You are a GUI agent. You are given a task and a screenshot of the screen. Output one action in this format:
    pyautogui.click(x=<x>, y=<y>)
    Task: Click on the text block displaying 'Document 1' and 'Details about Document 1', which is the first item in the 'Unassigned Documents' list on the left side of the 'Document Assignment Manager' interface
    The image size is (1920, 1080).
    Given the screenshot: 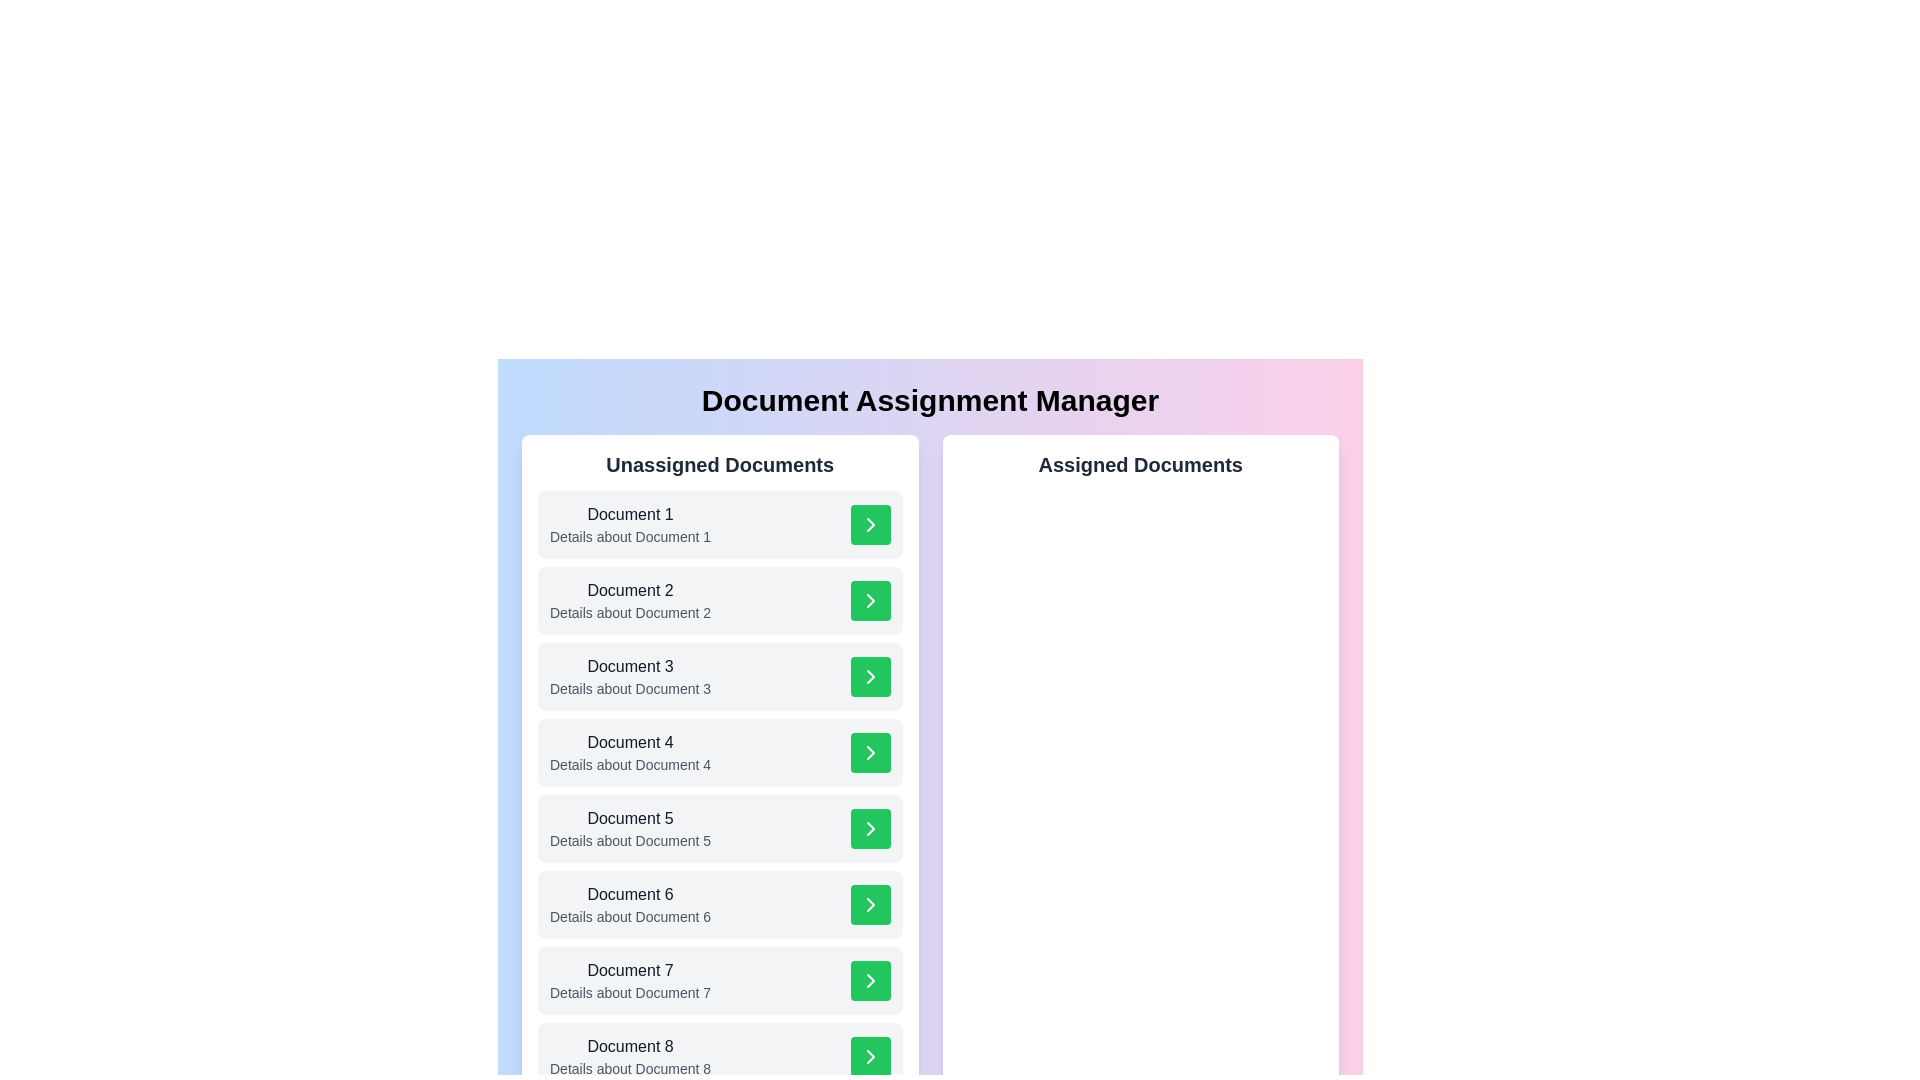 What is the action you would take?
    pyautogui.click(x=629, y=523)
    